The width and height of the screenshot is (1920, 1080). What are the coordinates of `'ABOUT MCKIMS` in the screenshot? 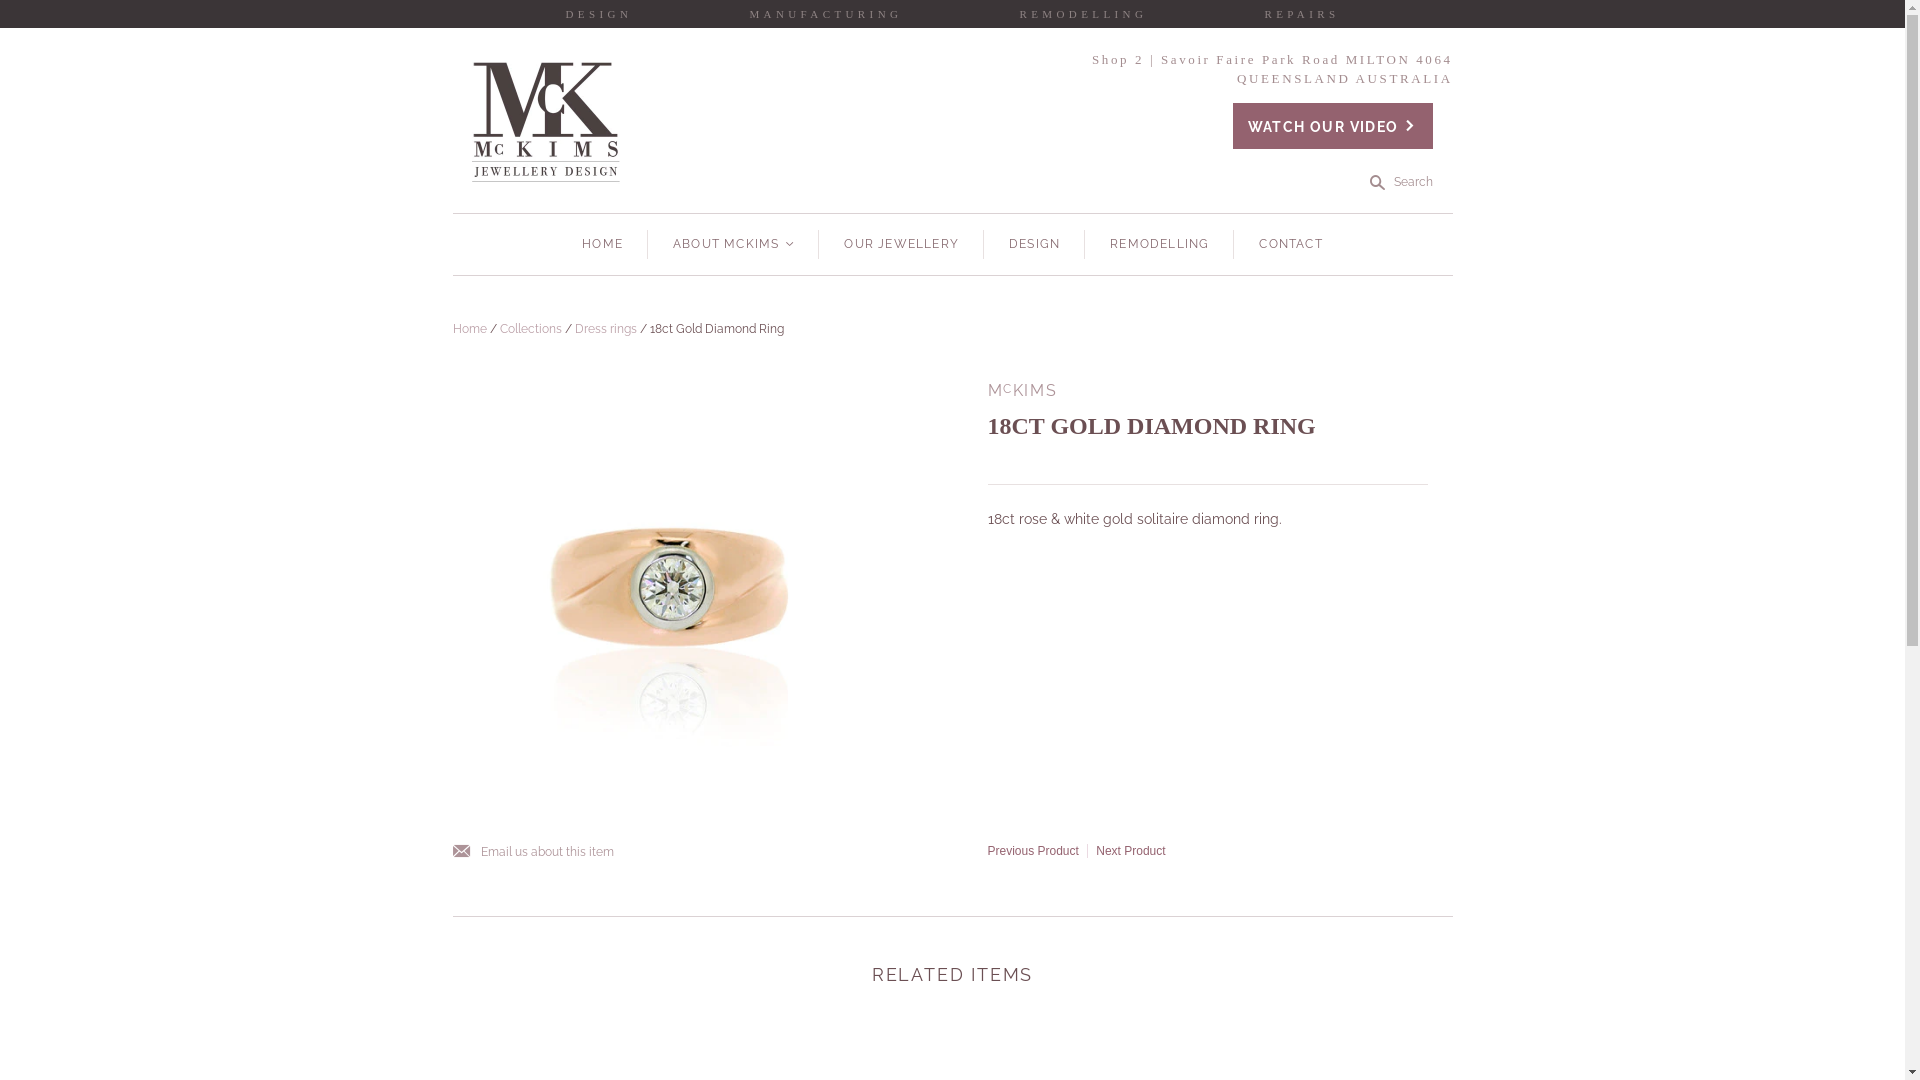 It's located at (732, 243).